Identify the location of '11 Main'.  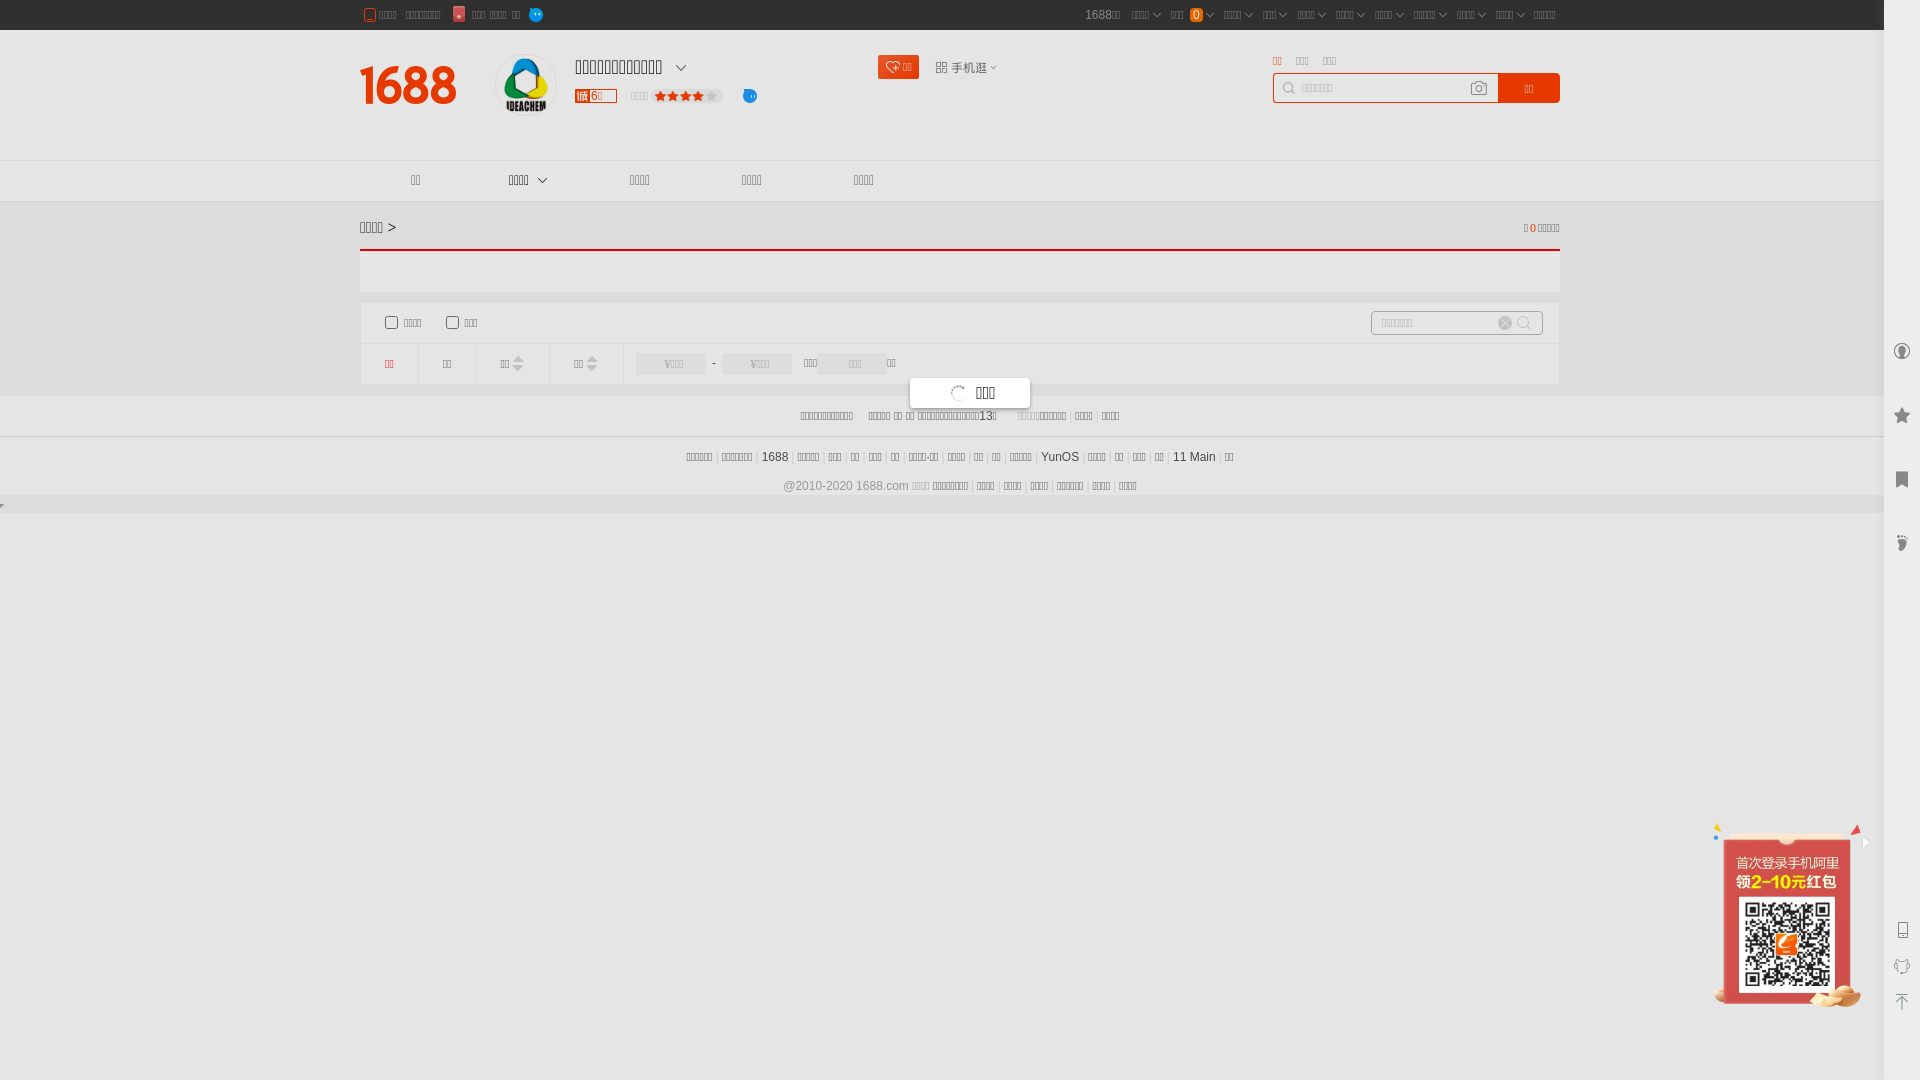
(1194, 456).